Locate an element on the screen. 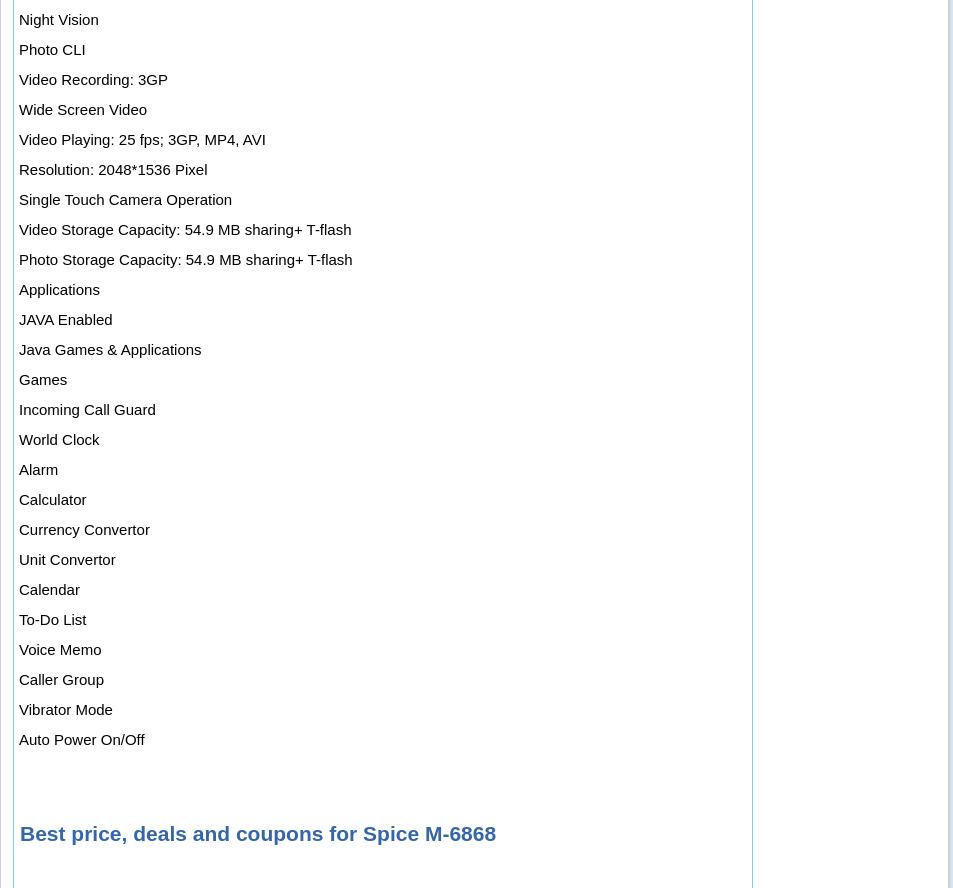 This screenshot has height=888, width=953. 'Calendar' is located at coordinates (47, 589).